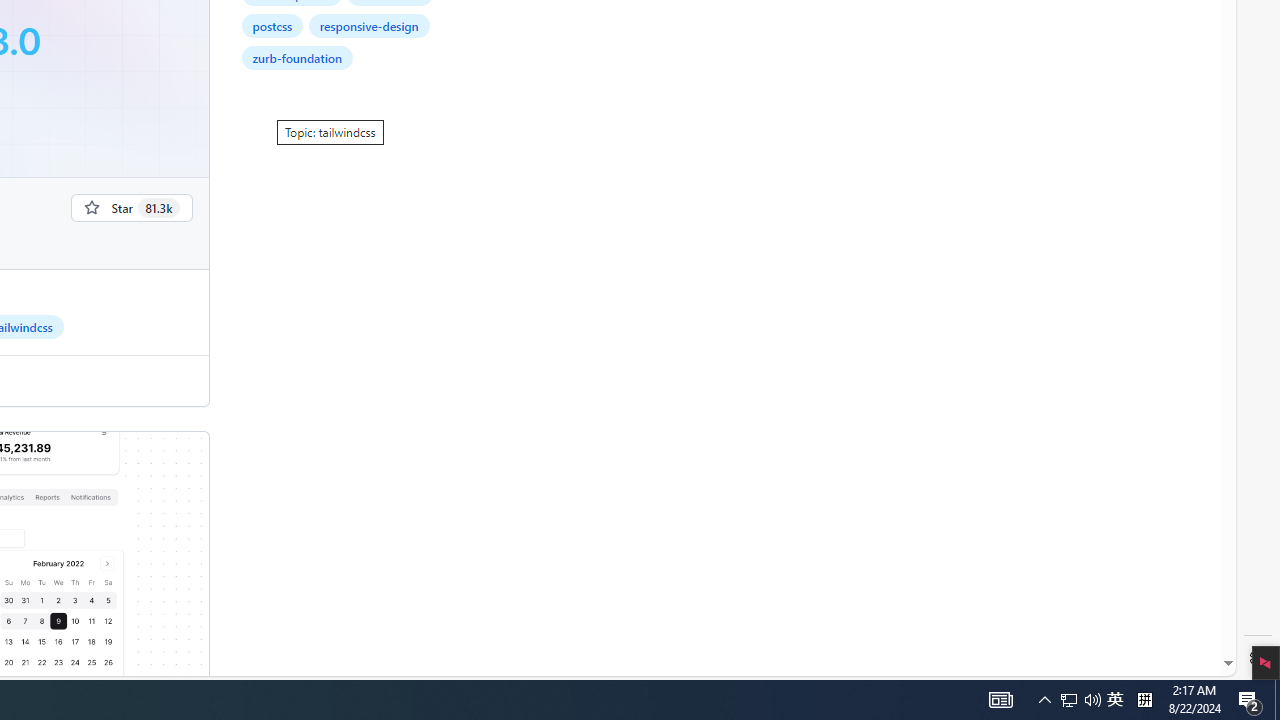 Image resolution: width=1280 pixels, height=720 pixels. I want to click on 'responsive-design', so click(369, 25).